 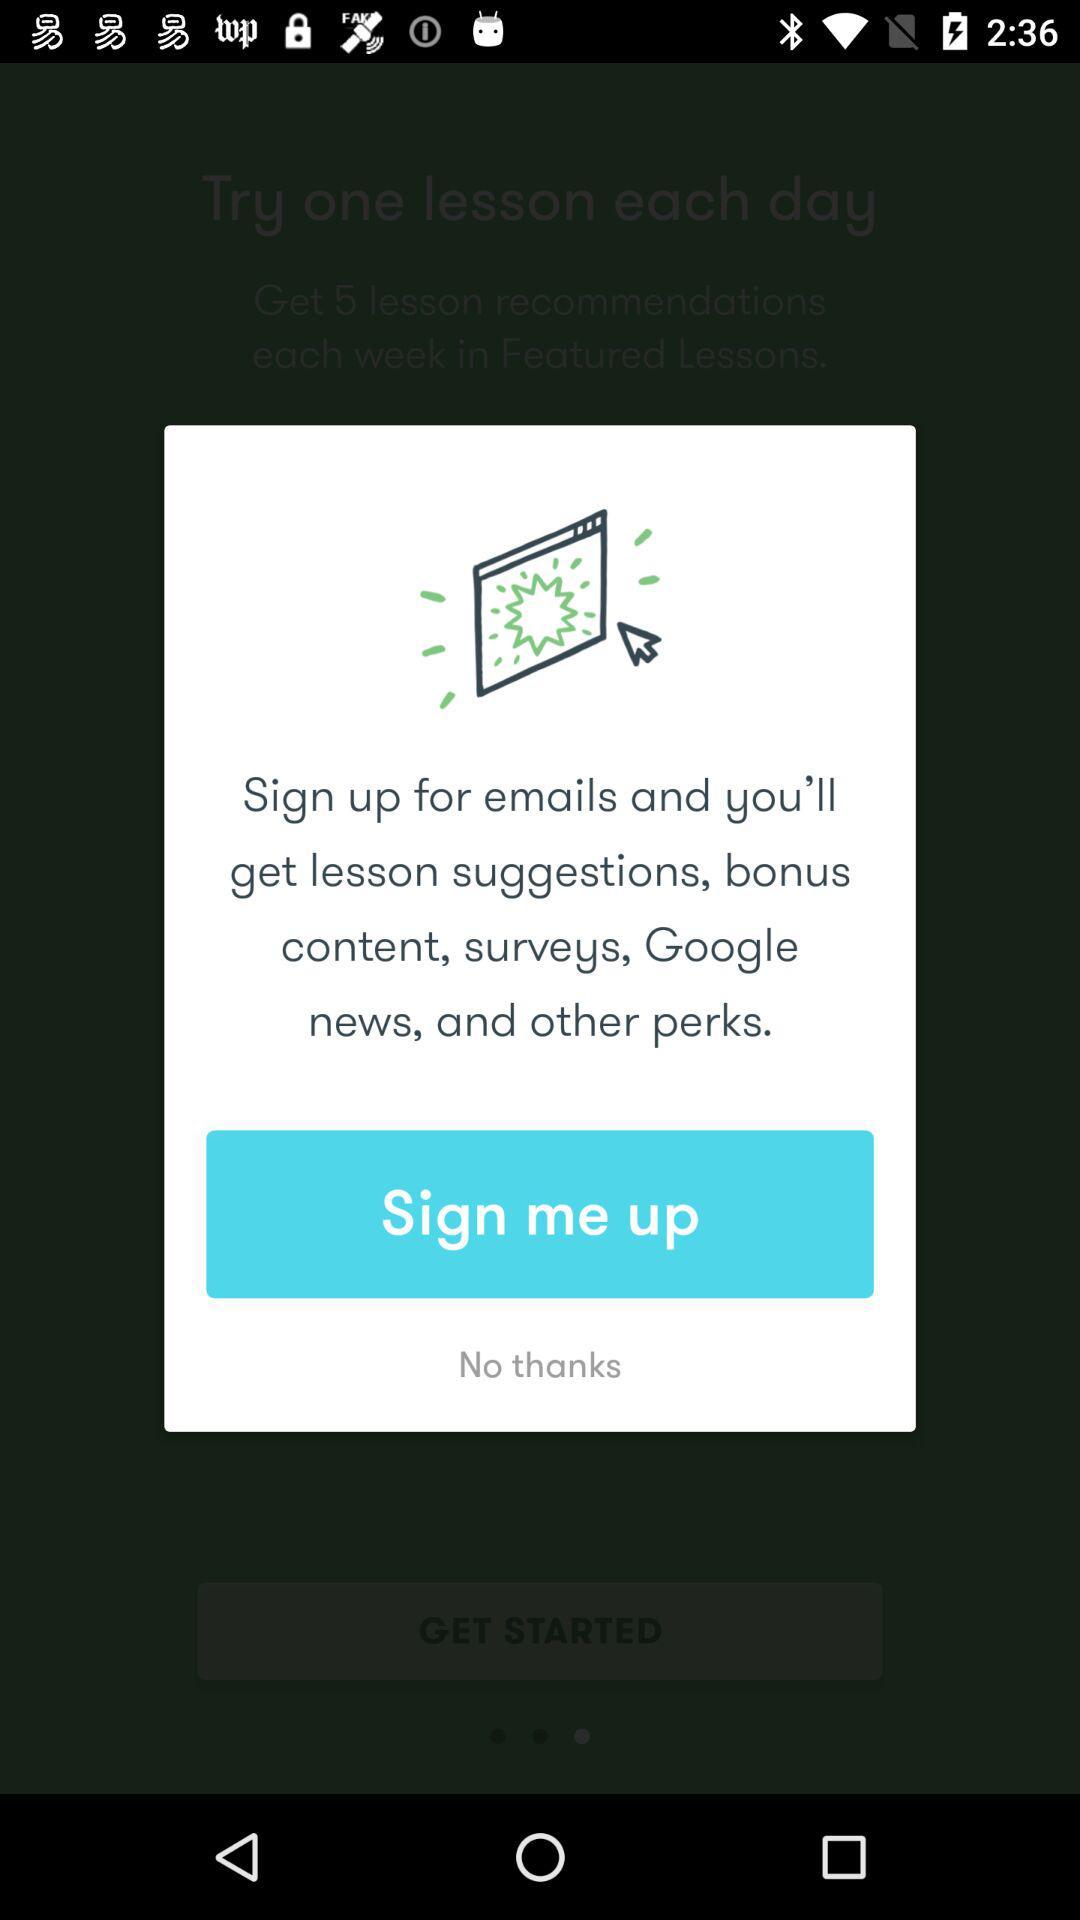 What do you see at coordinates (540, 1363) in the screenshot?
I see `the no thanks icon` at bounding box center [540, 1363].